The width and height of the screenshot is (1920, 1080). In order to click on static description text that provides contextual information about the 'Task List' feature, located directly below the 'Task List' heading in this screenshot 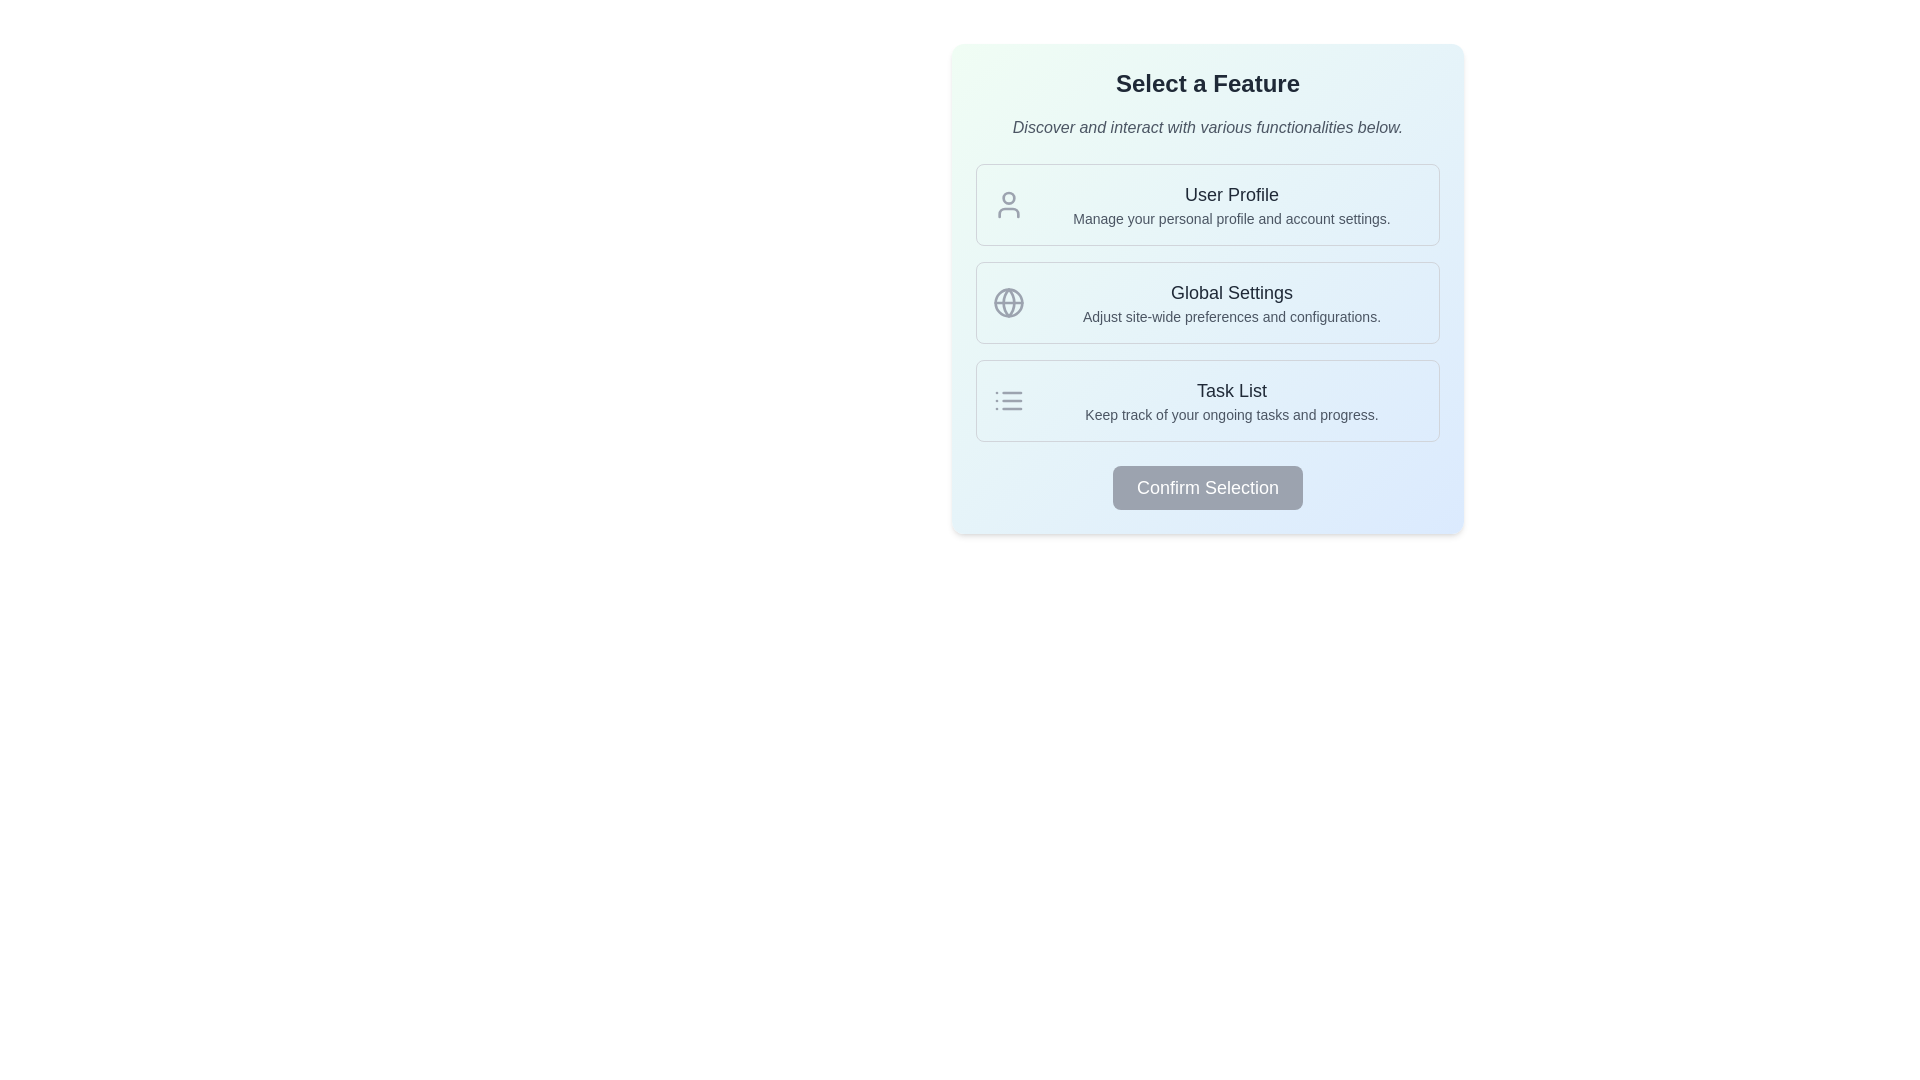, I will do `click(1231, 414)`.